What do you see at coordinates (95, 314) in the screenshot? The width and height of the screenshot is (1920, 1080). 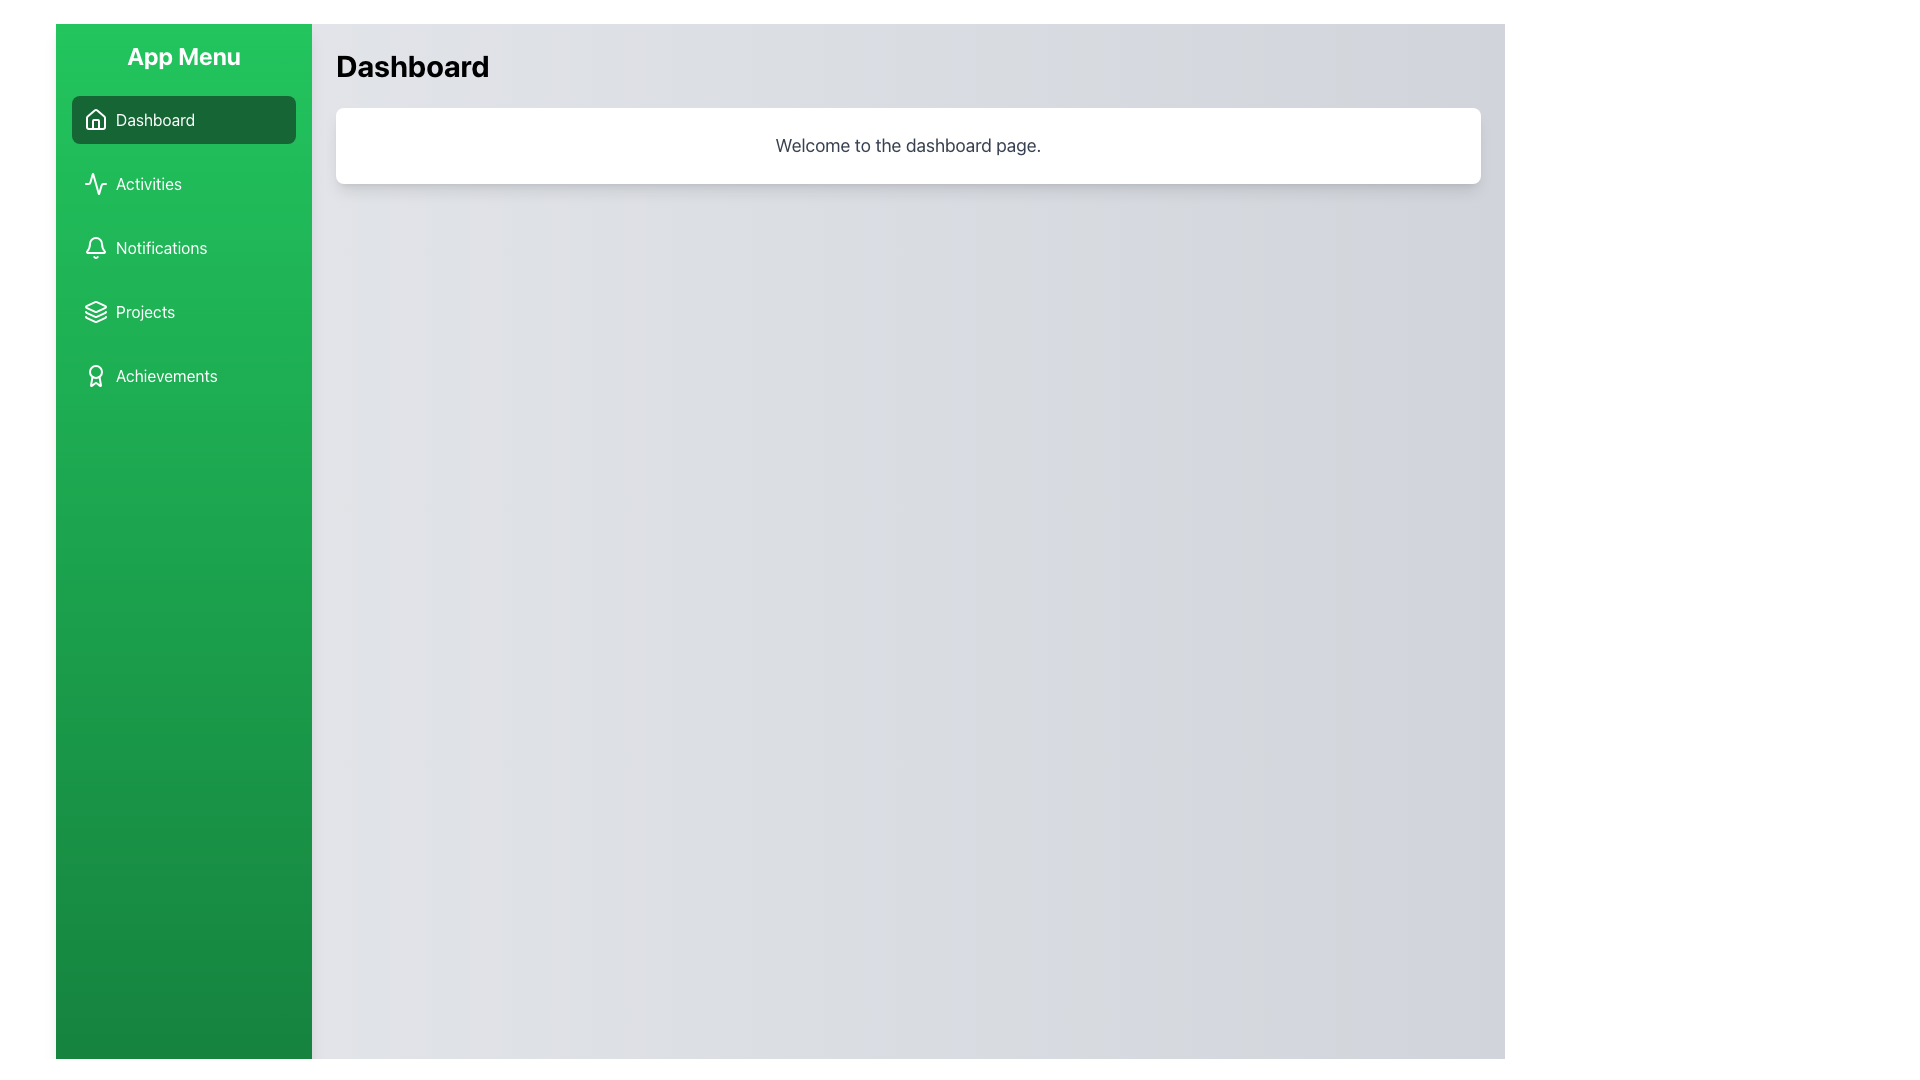 I see `the second stacked layer icon within the 'Projects' menu item in the left-side navigation panel of the dashboard interface` at bounding box center [95, 314].